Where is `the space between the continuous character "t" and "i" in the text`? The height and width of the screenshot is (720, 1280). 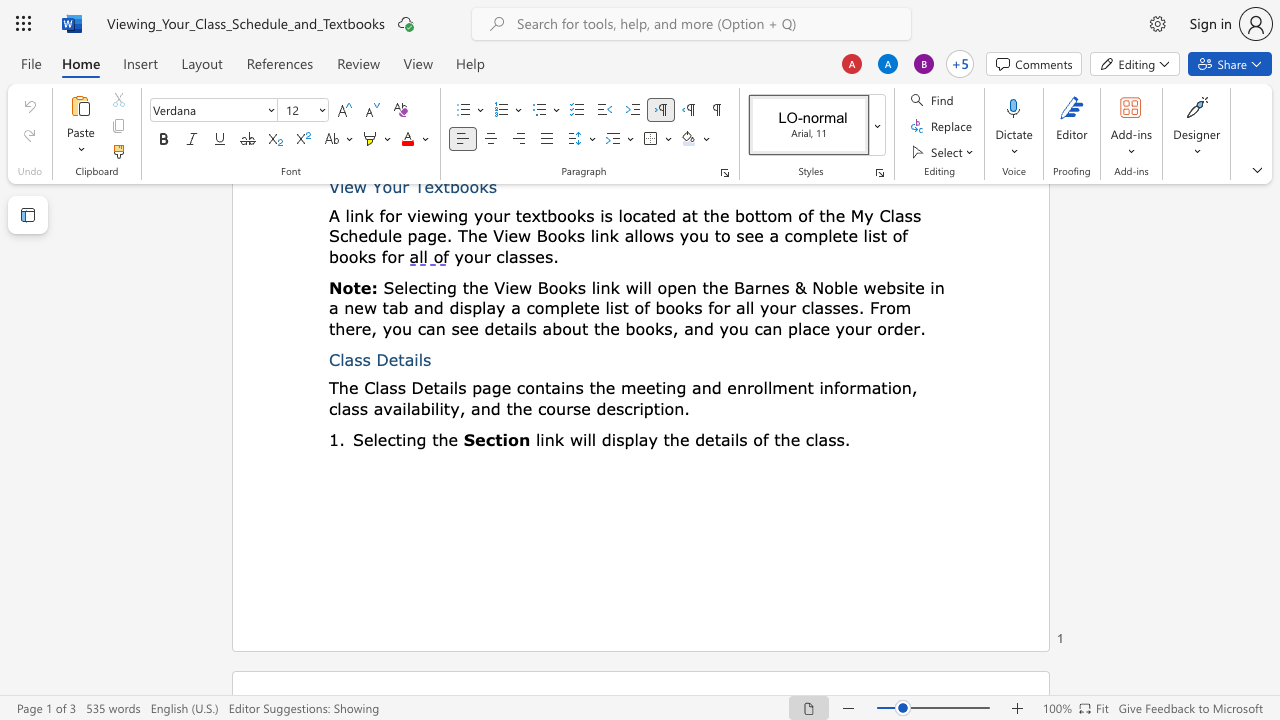 the space between the continuous character "t" and "i" in the text is located at coordinates (400, 438).